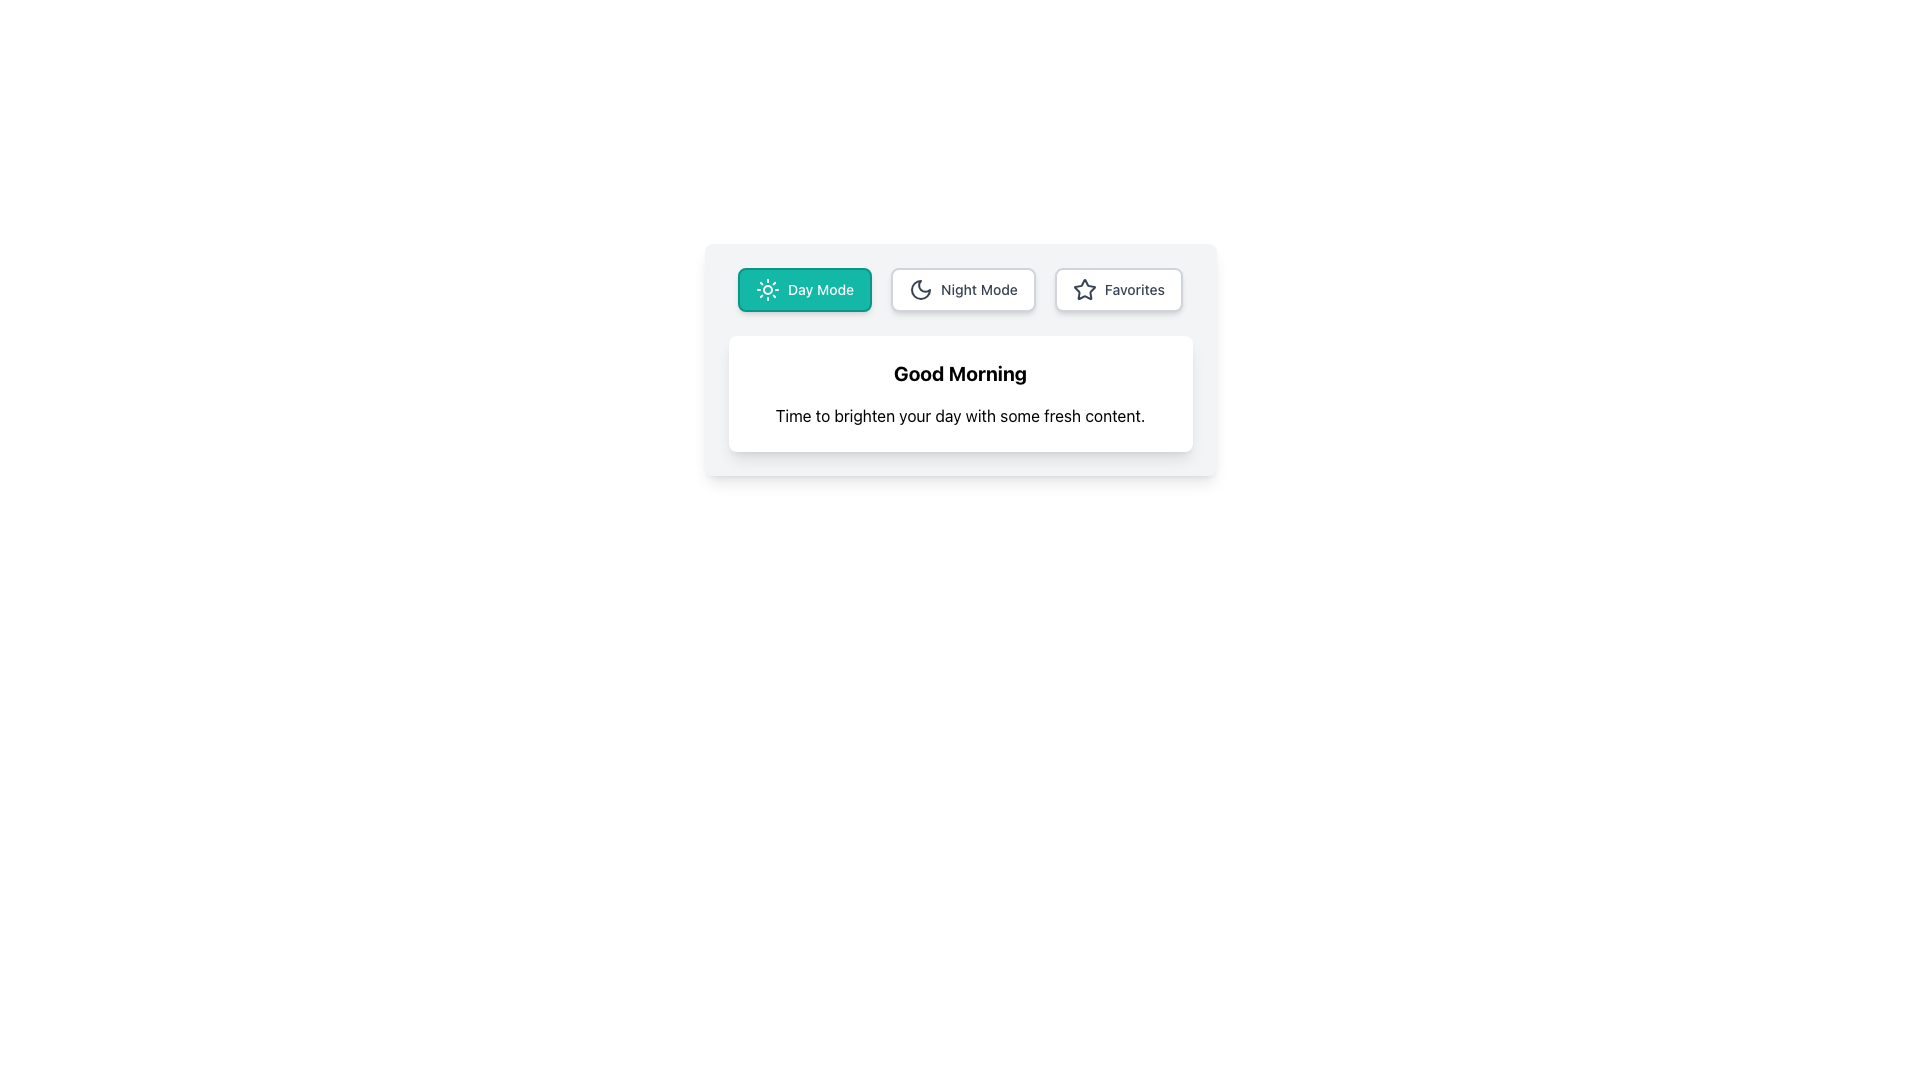 This screenshot has width=1920, height=1080. I want to click on the star icon within the 'Favorites' button, which enhances the button's label visually and is located in the top-right corner of a horizontal menu containing 'Day Mode', 'Night Mode', and 'Favorites', so click(1083, 289).